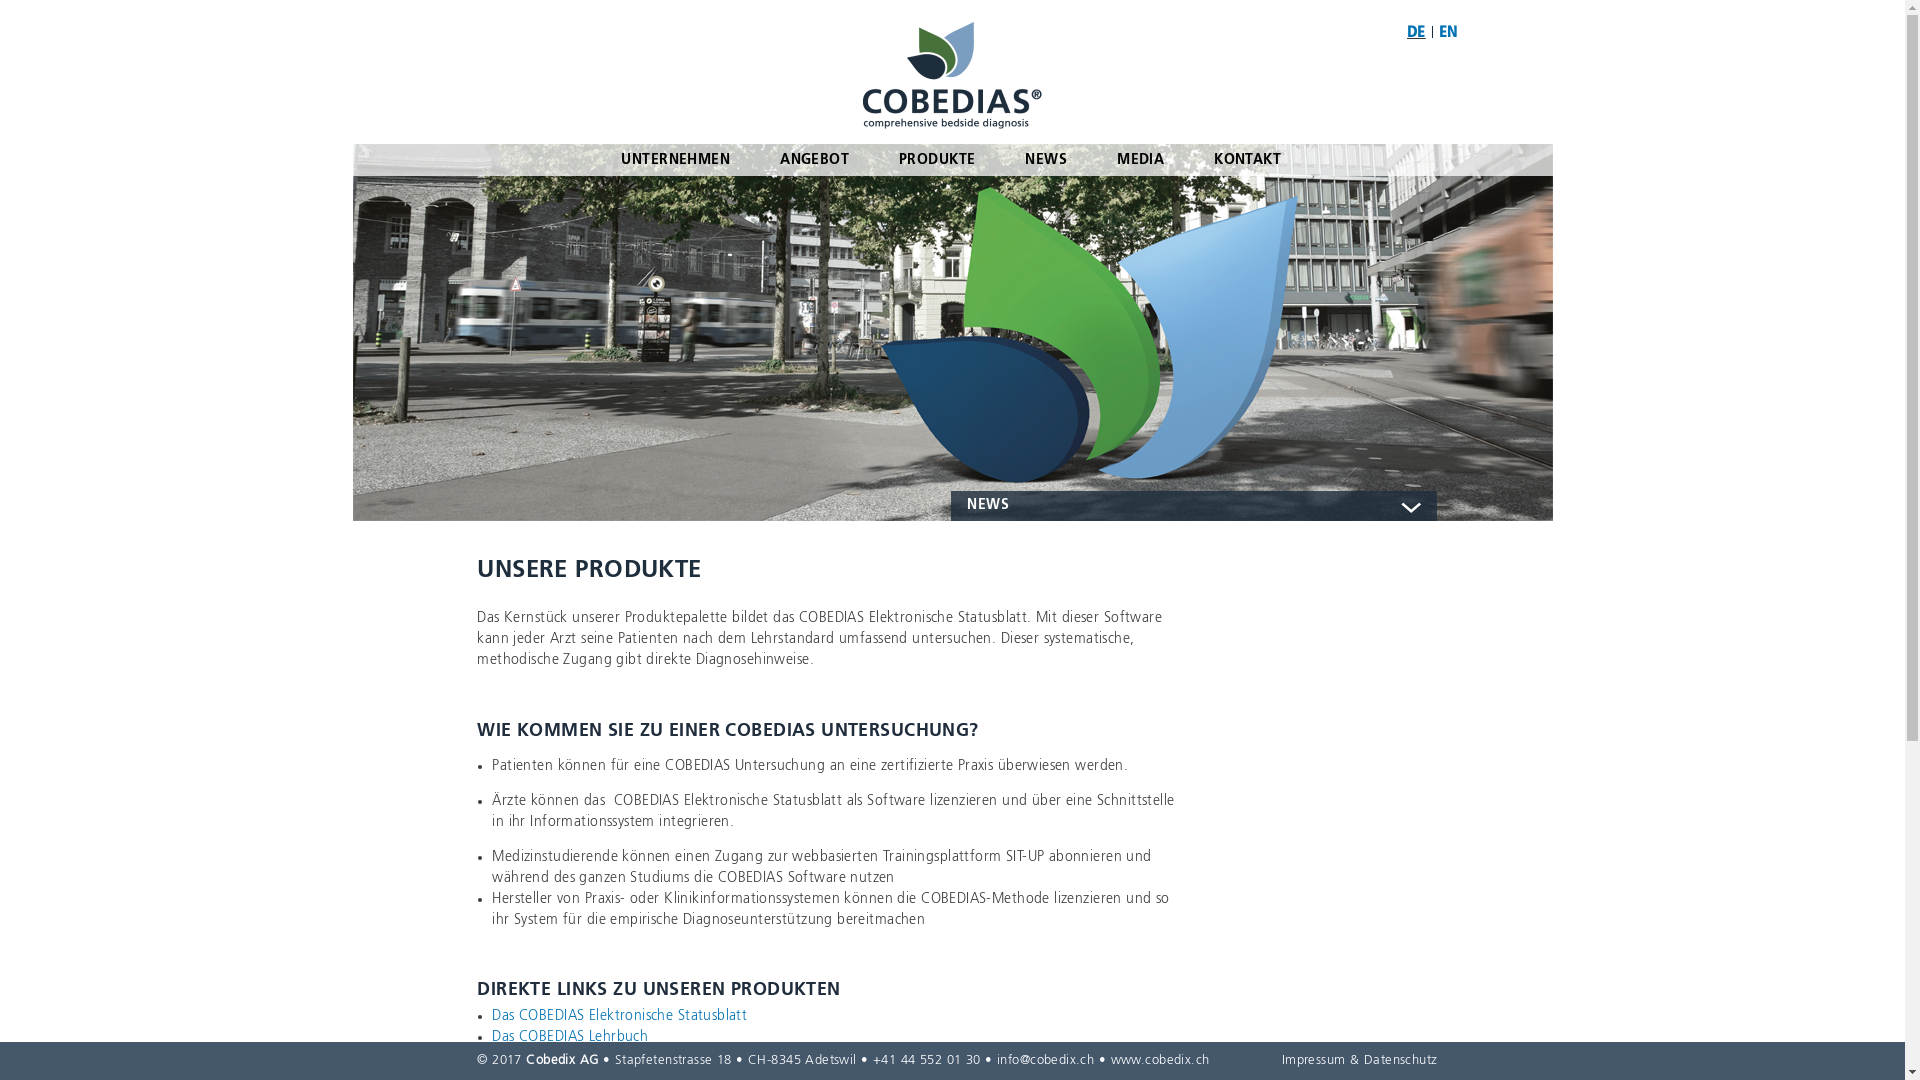 Image resolution: width=1920 pixels, height=1080 pixels. What do you see at coordinates (569, 1036) in the screenshot?
I see `'Das COBEDIAS Lehrbuch'` at bounding box center [569, 1036].